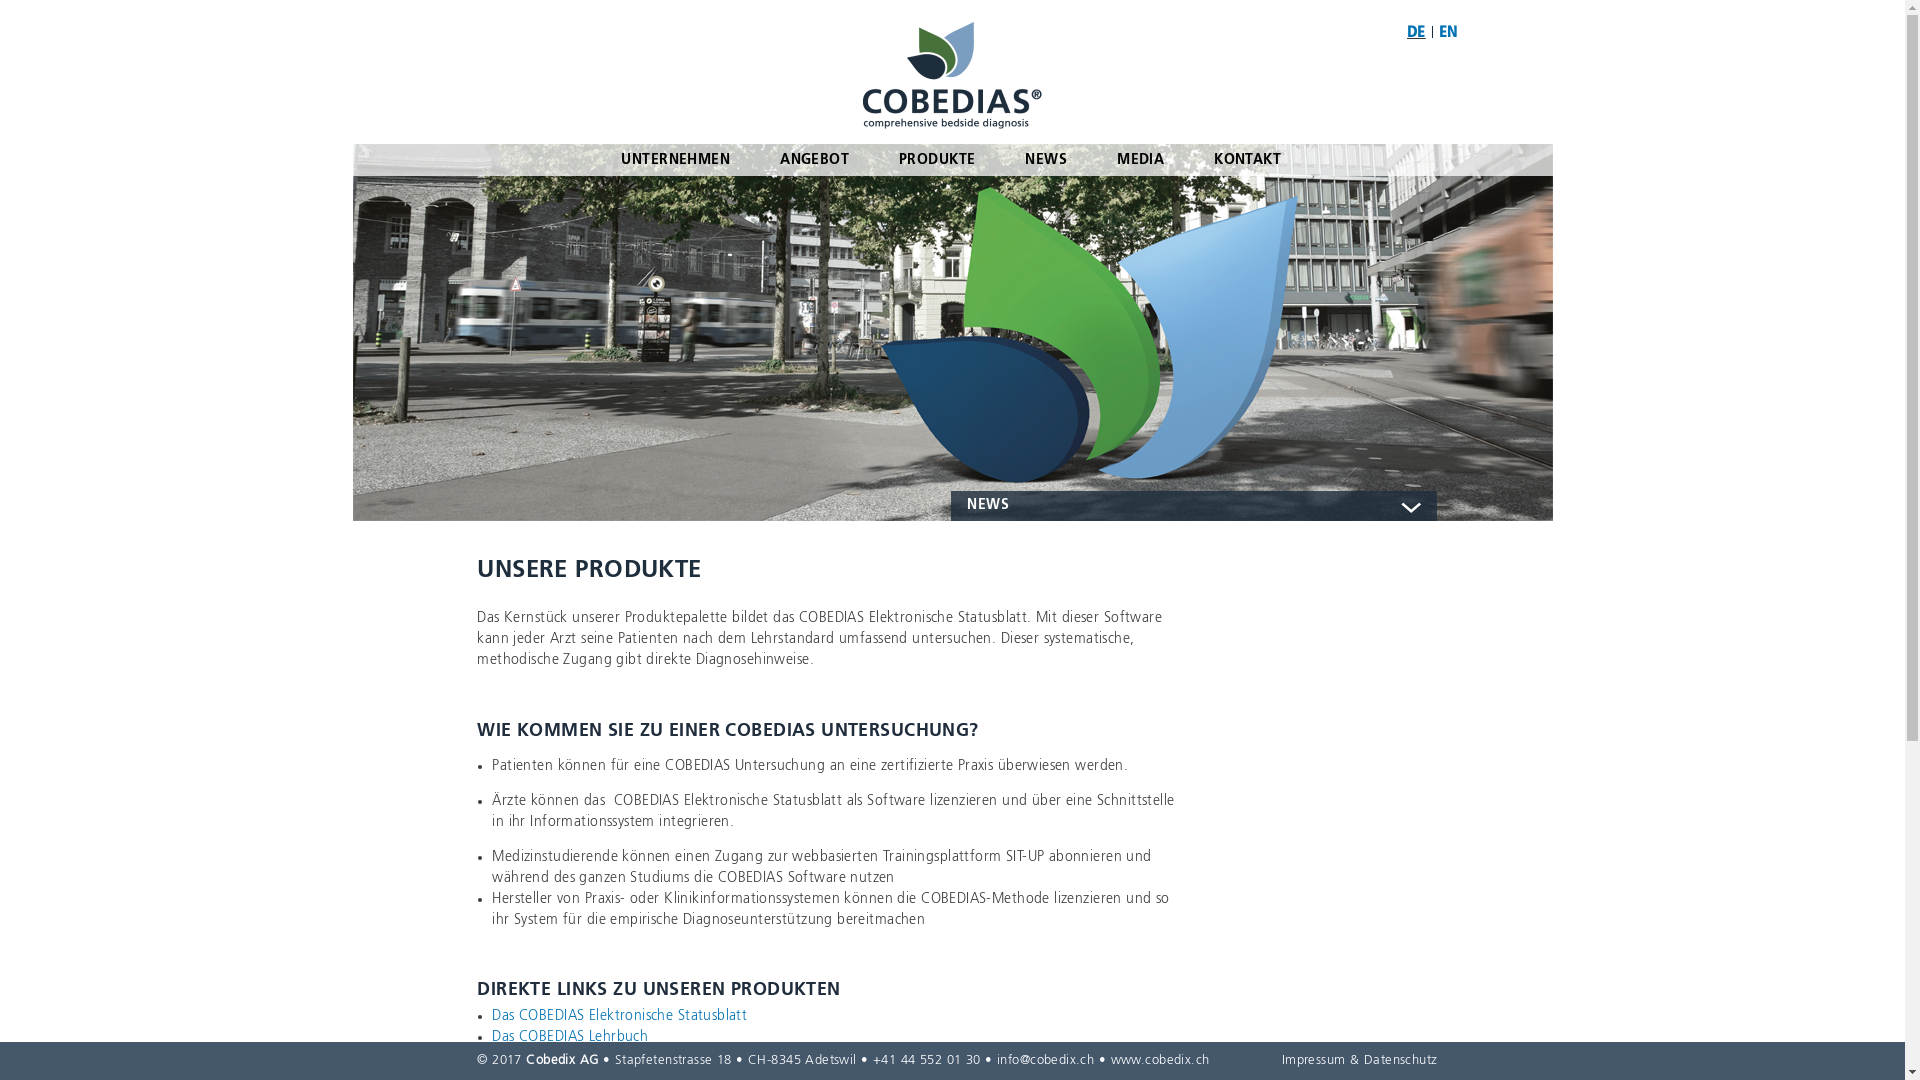 Image resolution: width=1920 pixels, height=1080 pixels. What do you see at coordinates (569, 1036) in the screenshot?
I see `'Das COBEDIAS Lehrbuch'` at bounding box center [569, 1036].